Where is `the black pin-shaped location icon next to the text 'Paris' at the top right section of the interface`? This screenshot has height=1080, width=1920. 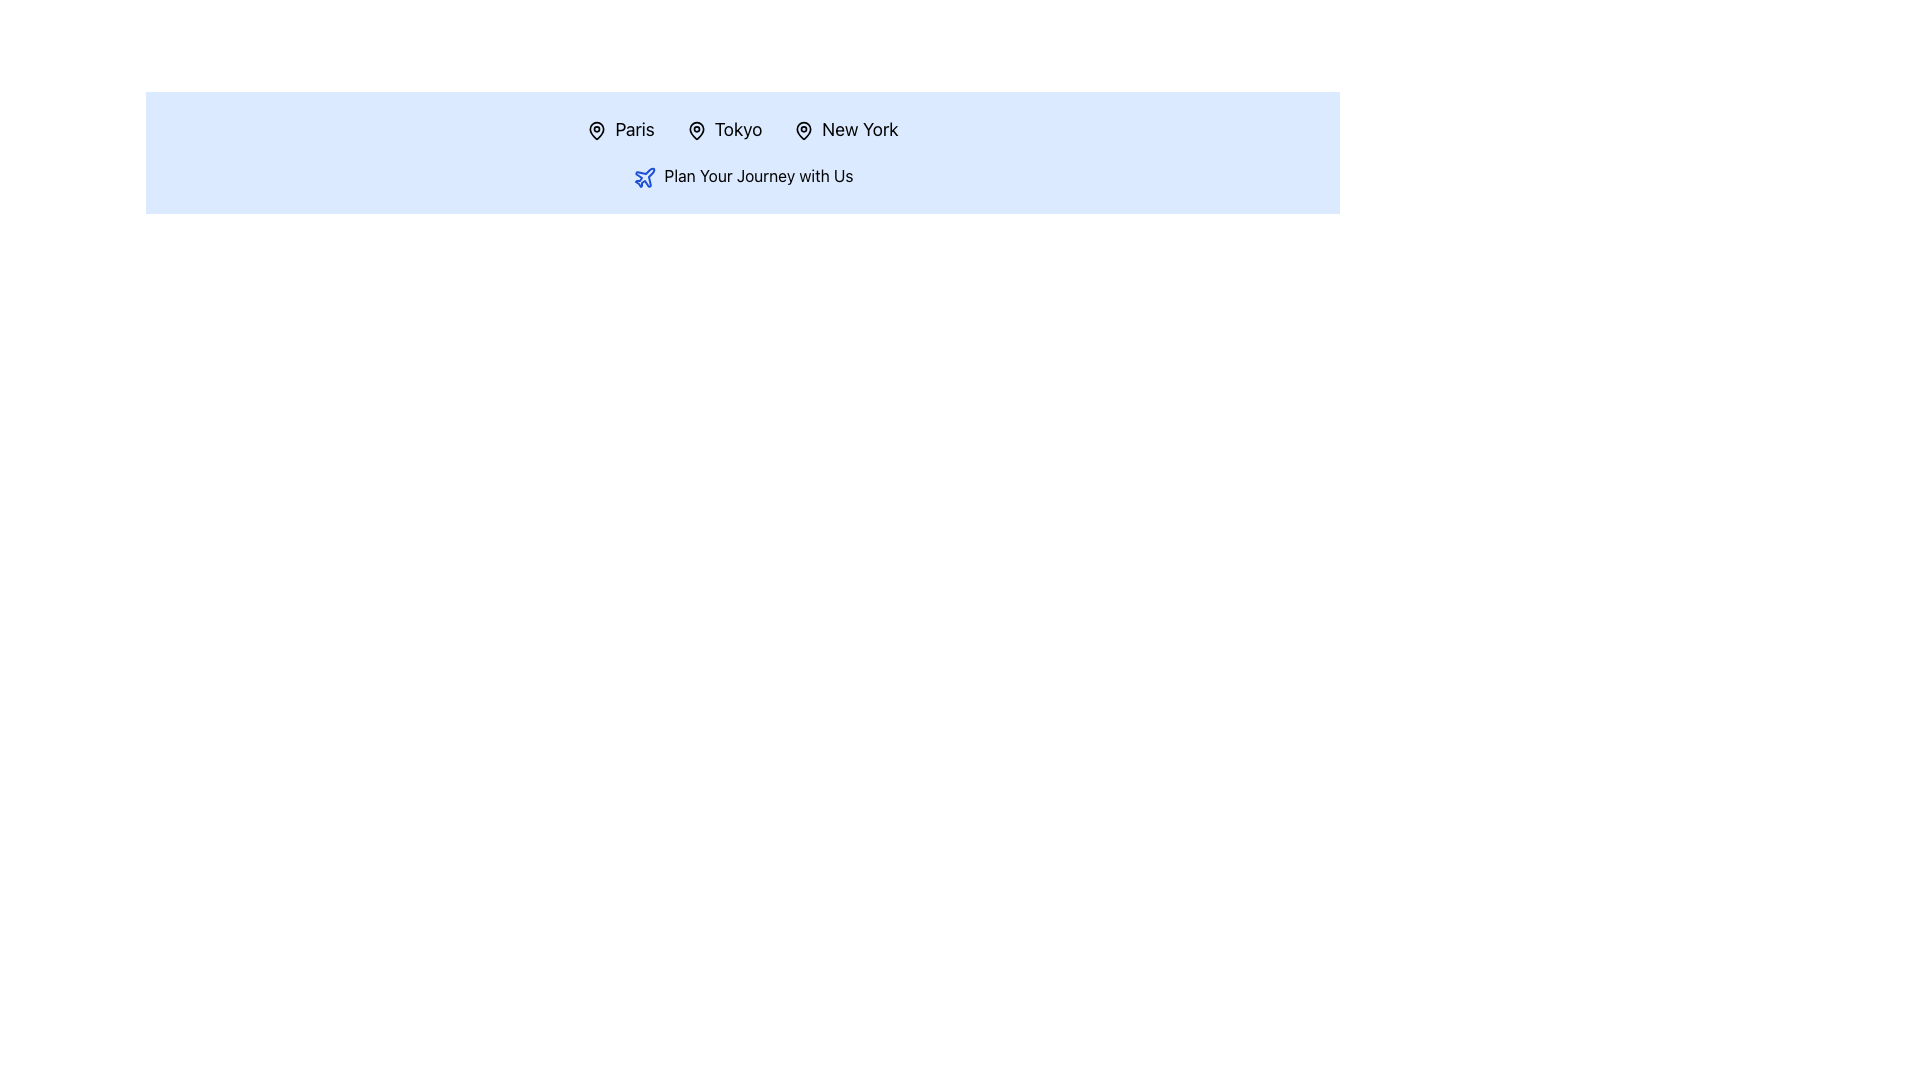
the black pin-shaped location icon next to the text 'Paris' at the top right section of the interface is located at coordinates (596, 131).